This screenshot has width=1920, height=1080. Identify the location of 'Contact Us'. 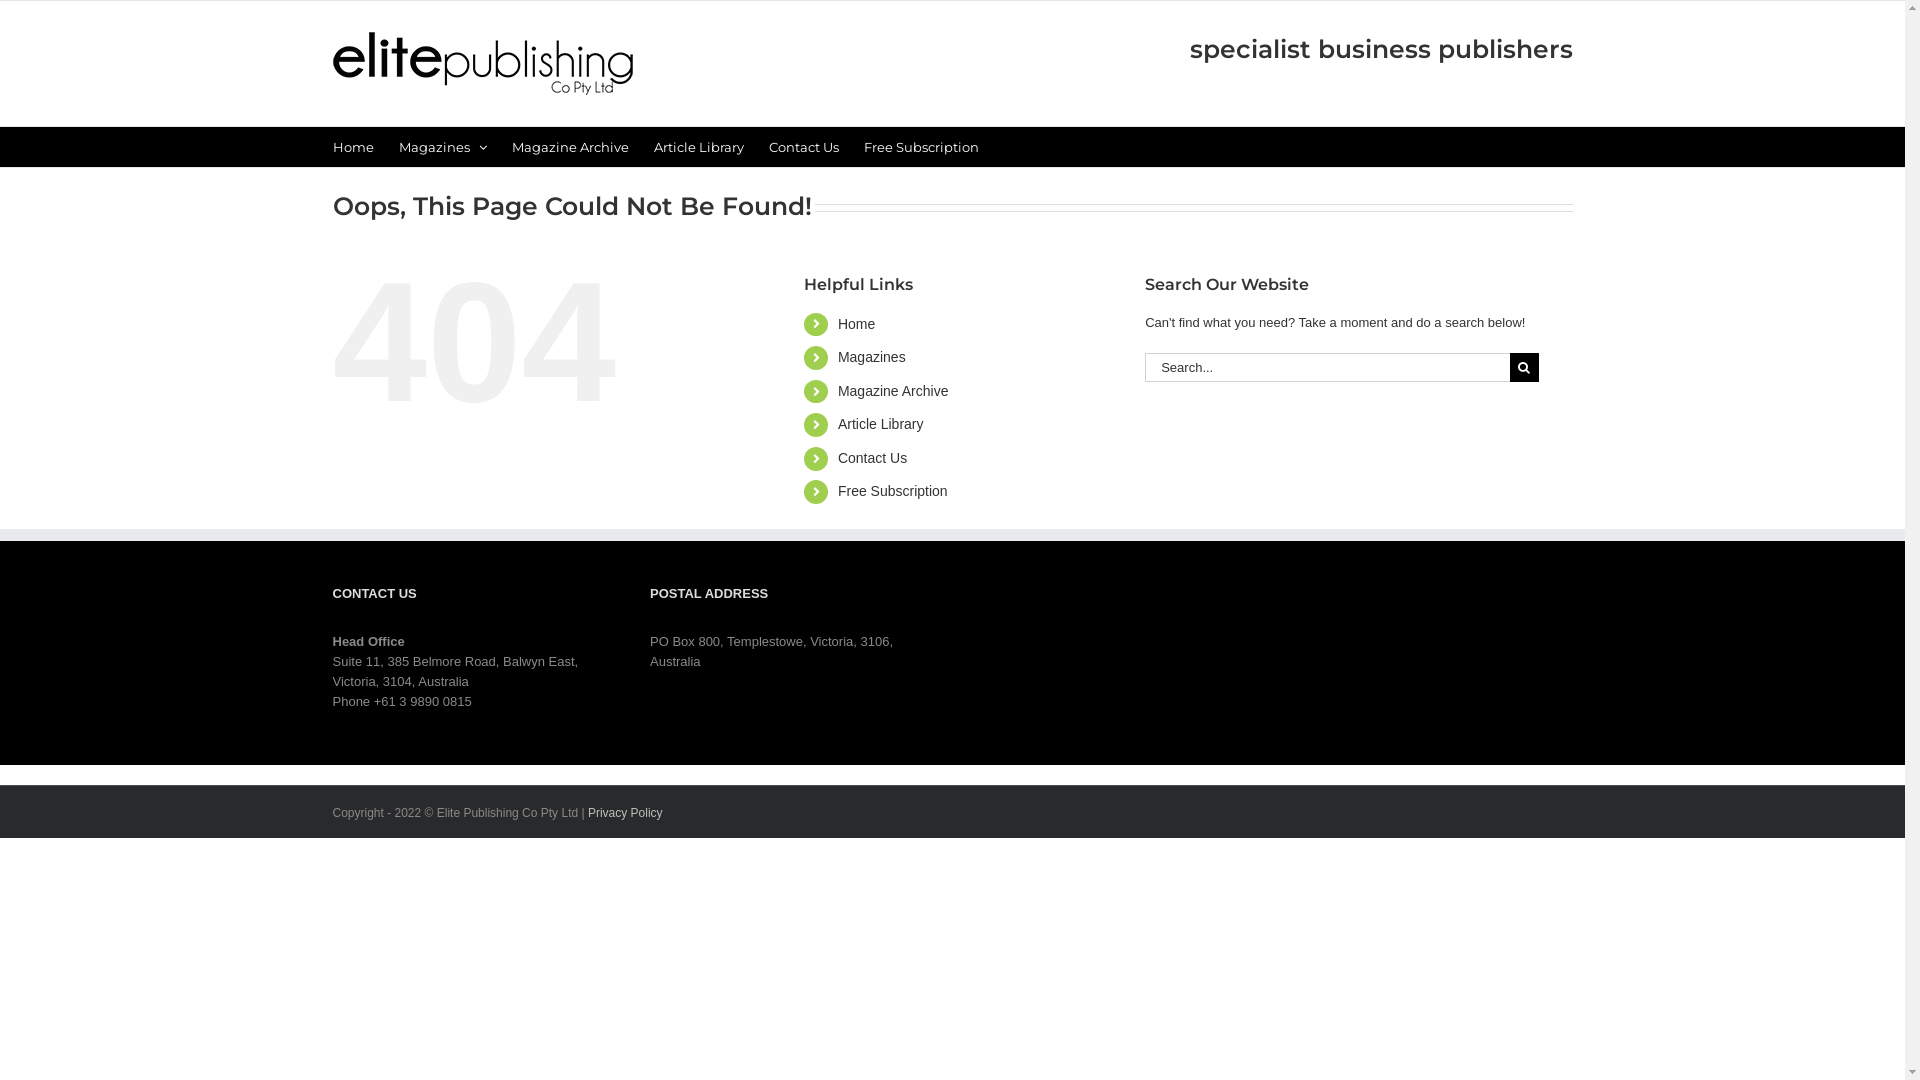
(802, 145).